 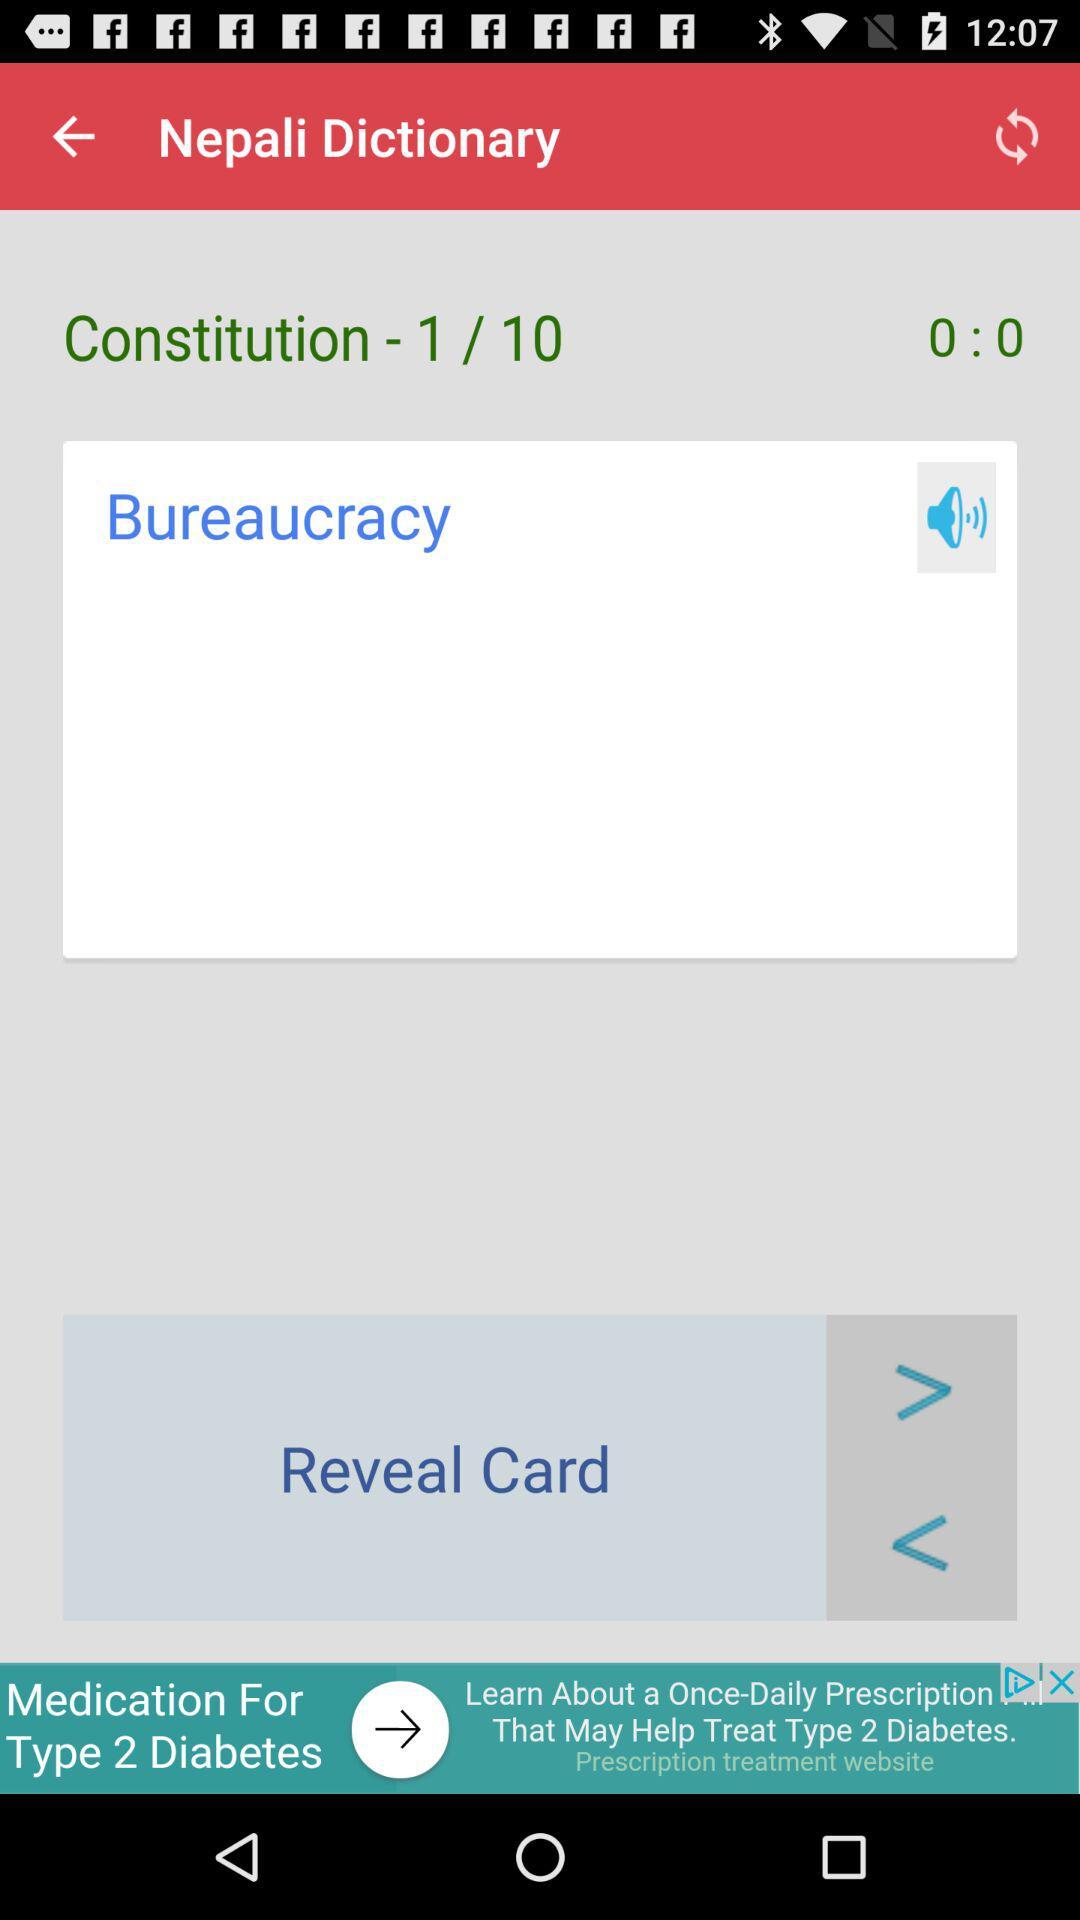 I want to click on audio pronunciation, so click(x=955, y=517).